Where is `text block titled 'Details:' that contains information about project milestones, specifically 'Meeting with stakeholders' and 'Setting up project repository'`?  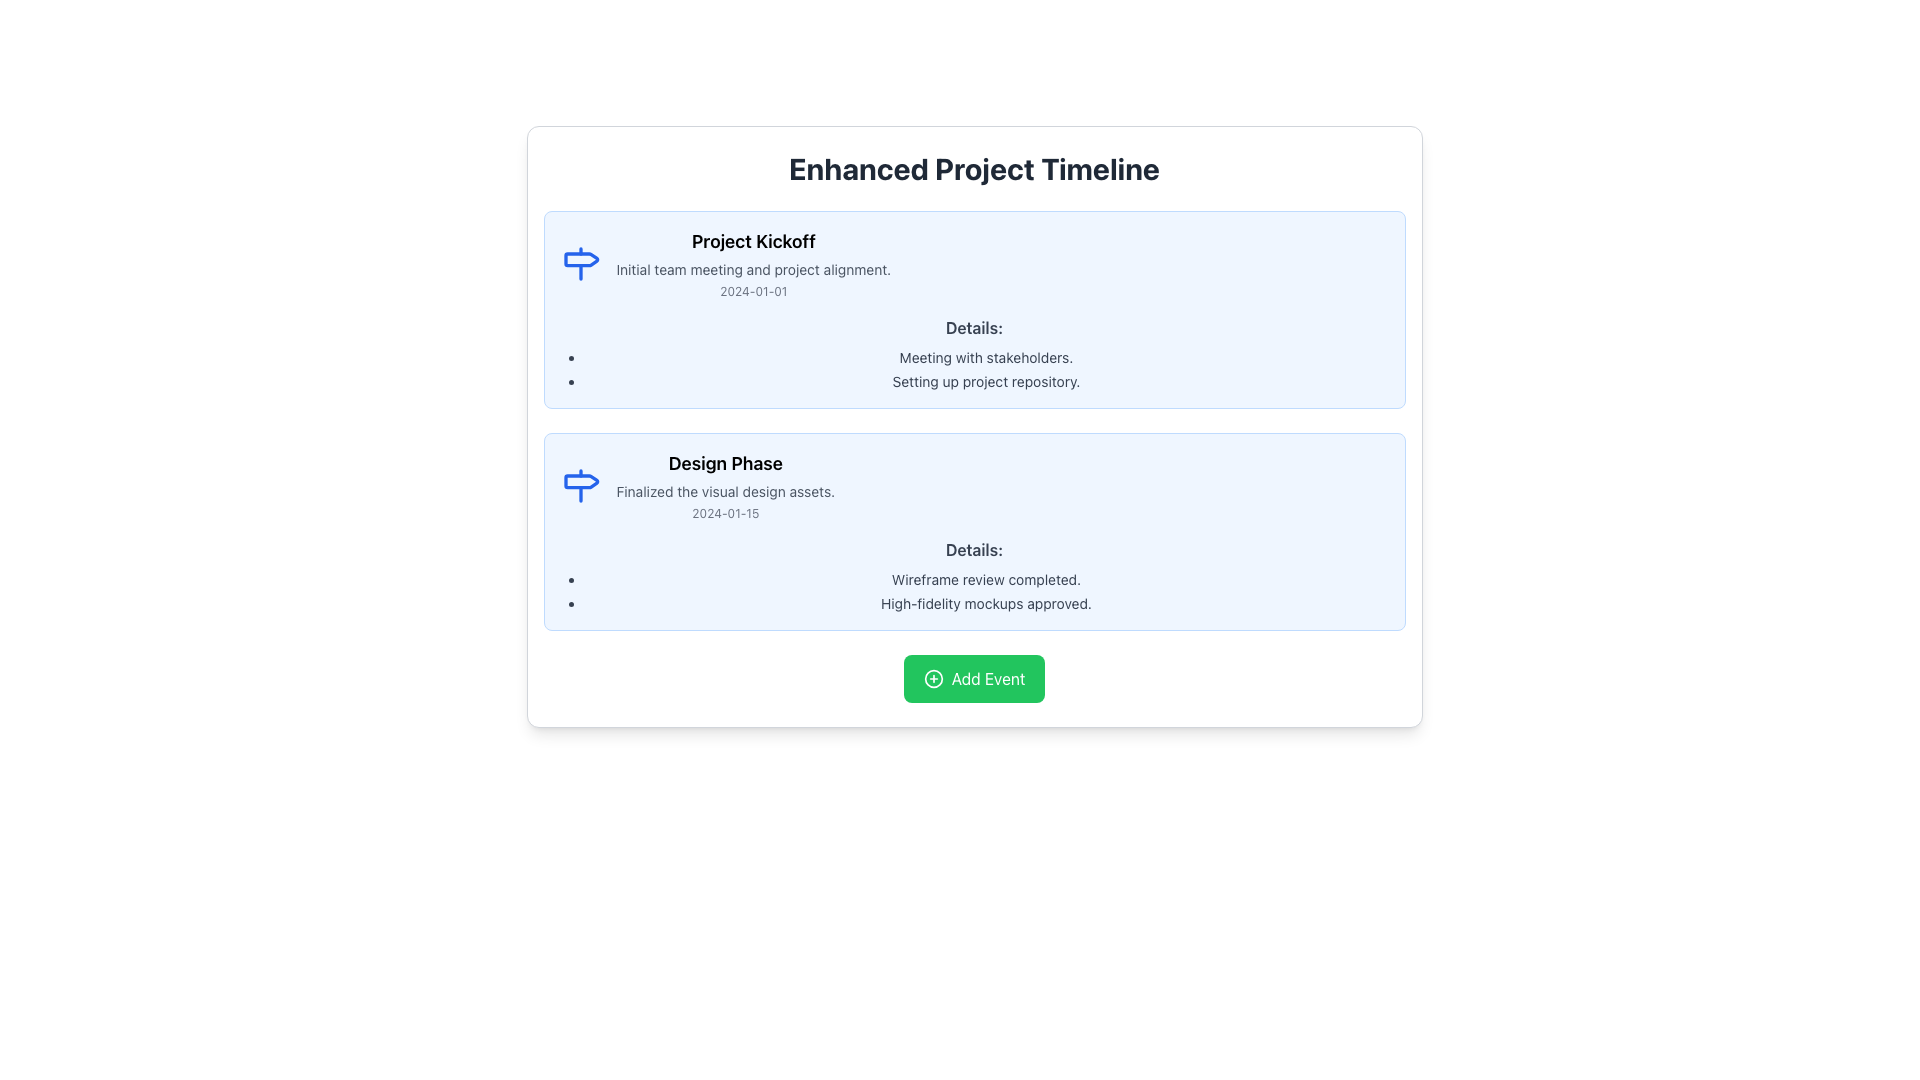 text block titled 'Details:' that contains information about project milestones, specifically 'Meeting with stakeholders' and 'Setting up project repository' is located at coordinates (974, 353).